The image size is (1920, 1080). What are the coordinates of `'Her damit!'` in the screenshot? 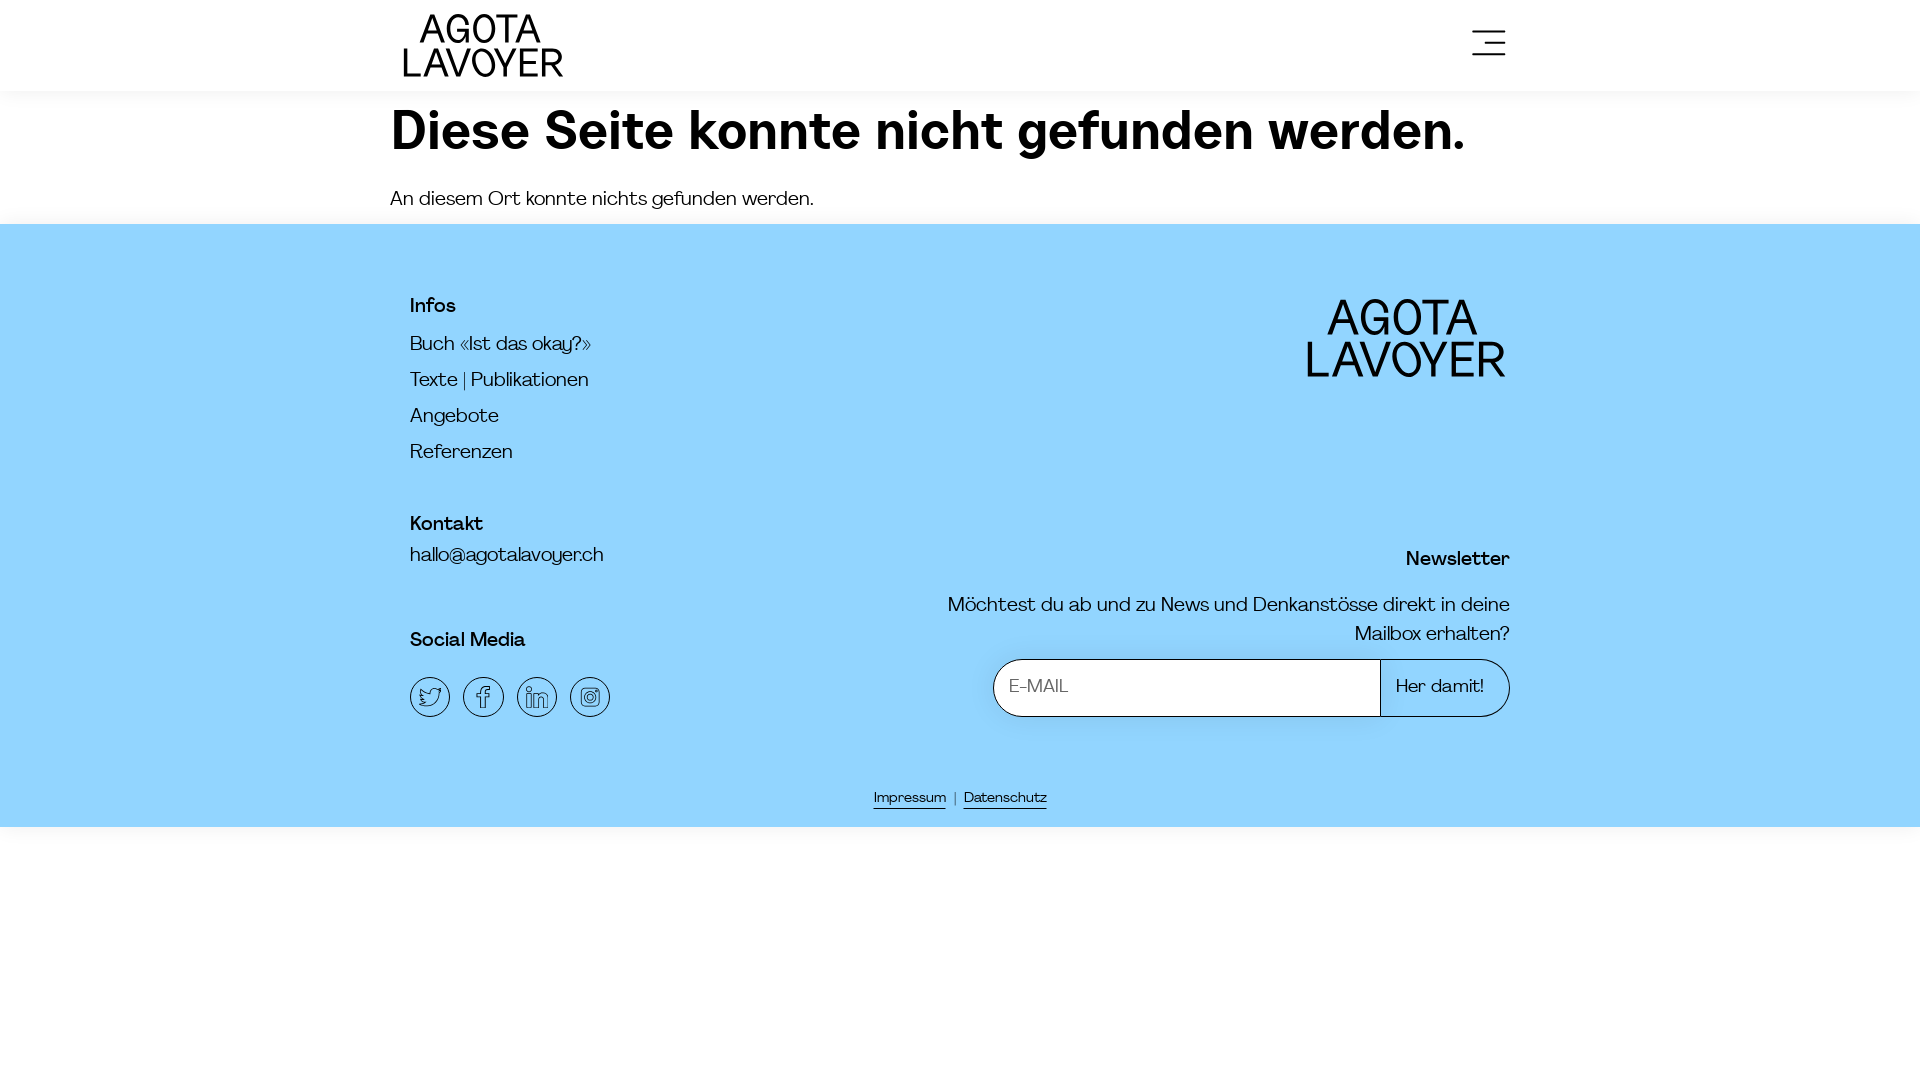 It's located at (1445, 686).